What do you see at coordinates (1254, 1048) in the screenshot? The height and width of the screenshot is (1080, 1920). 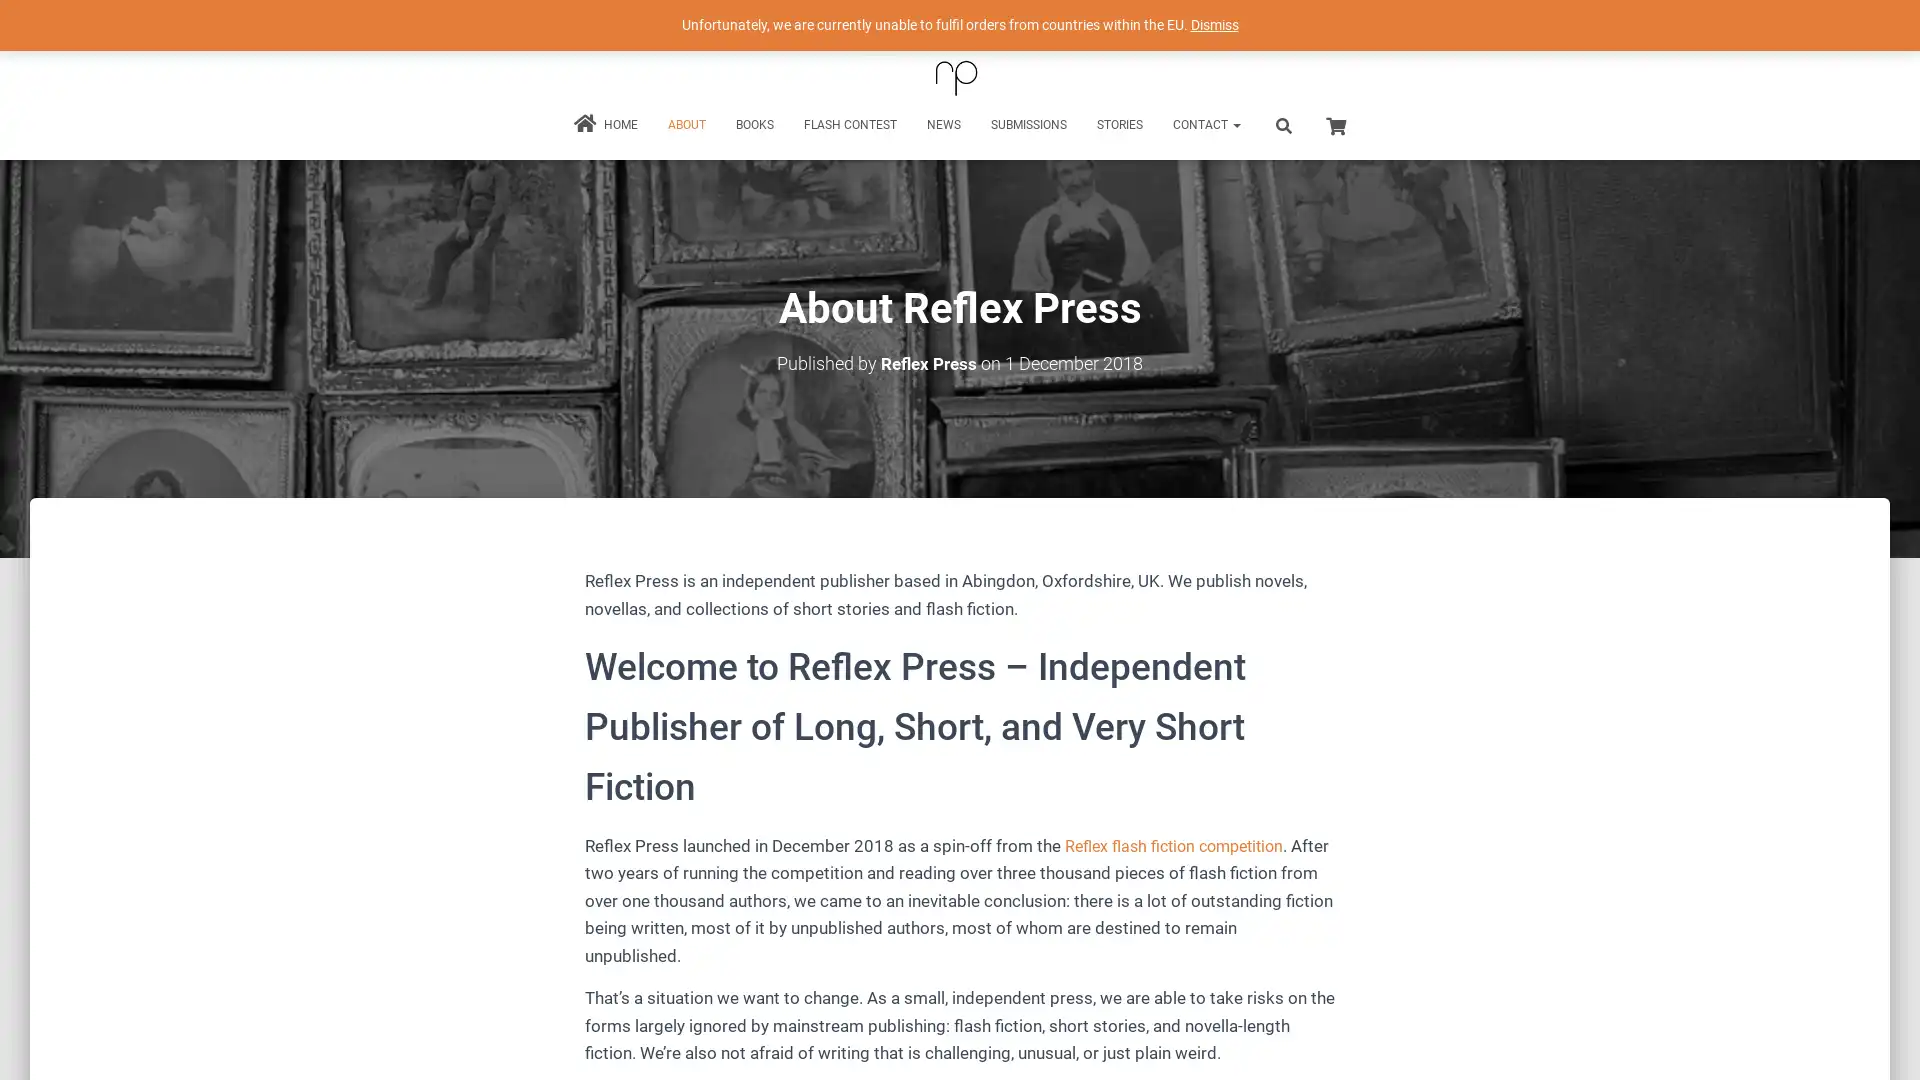 I see `Accept` at bounding box center [1254, 1048].